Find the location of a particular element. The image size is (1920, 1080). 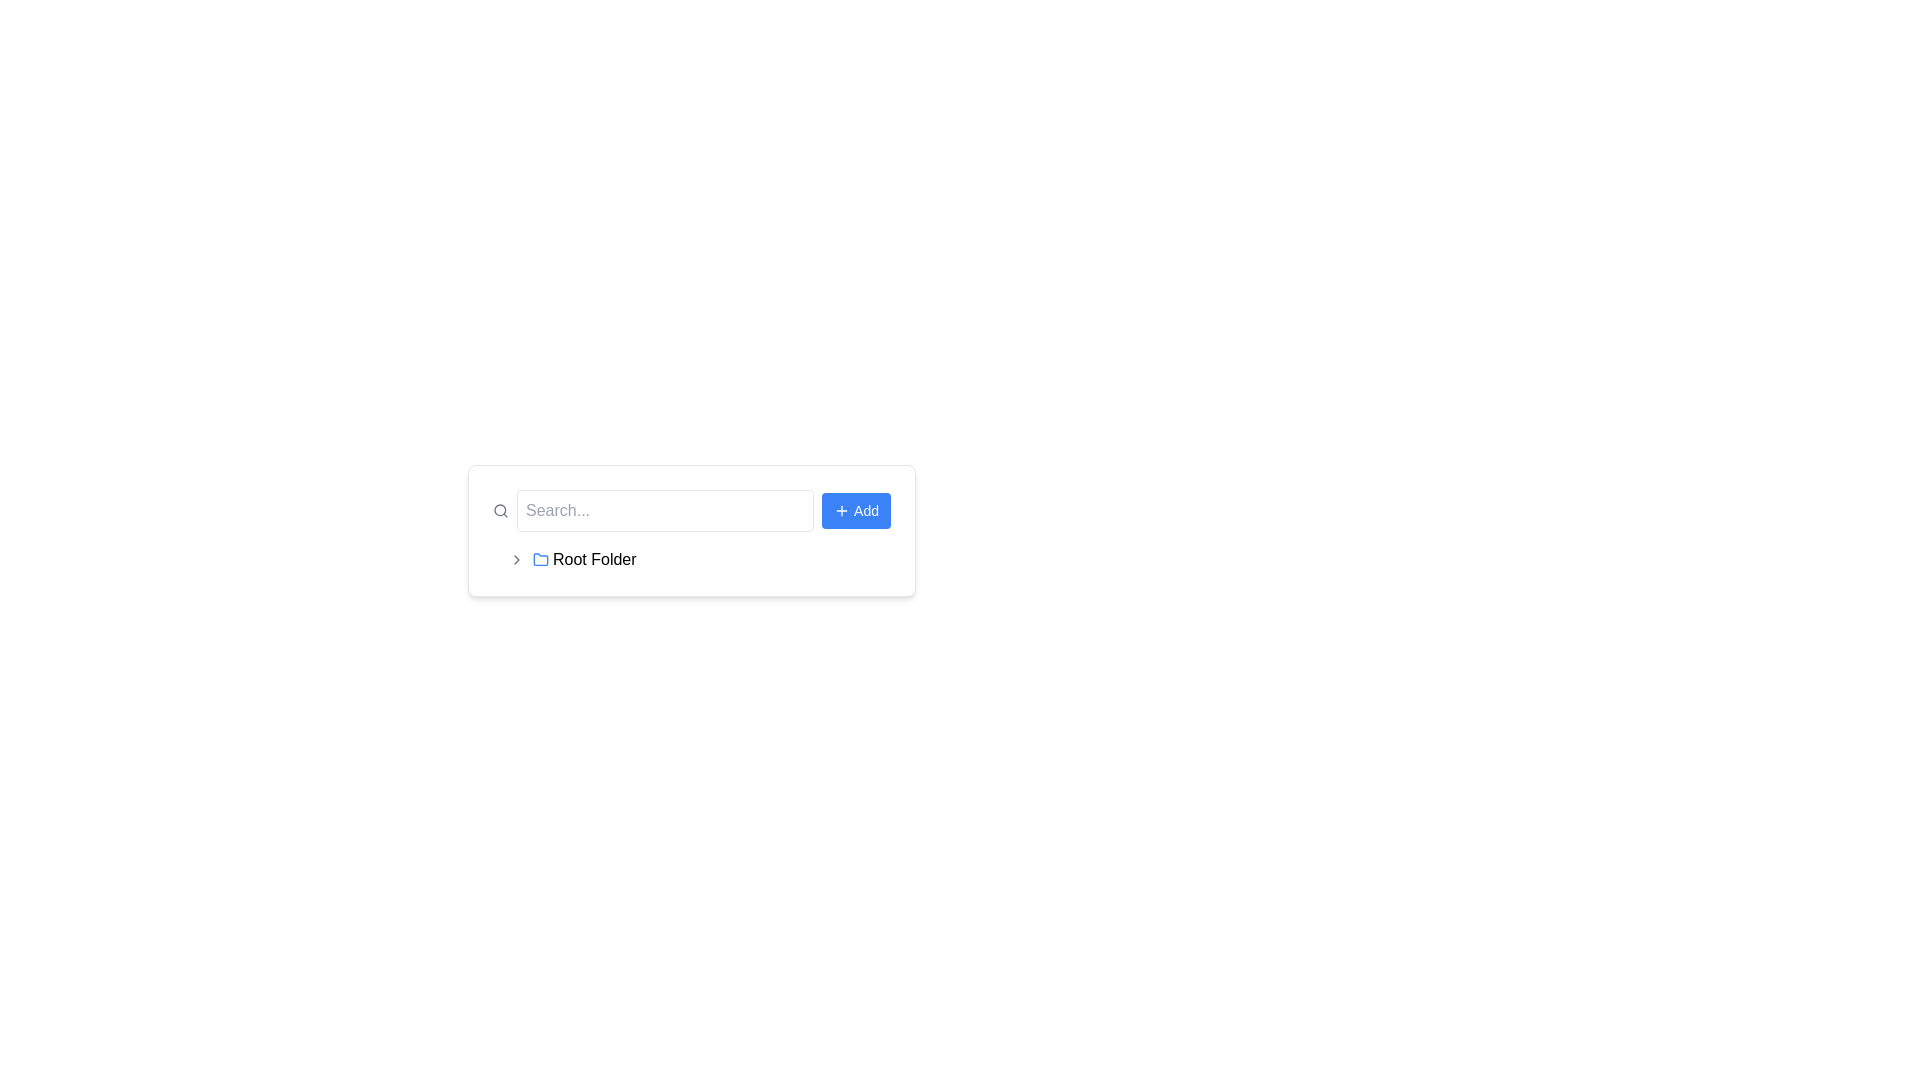

the 'Root Folder' label with an icon is located at coordinates (583, 559).